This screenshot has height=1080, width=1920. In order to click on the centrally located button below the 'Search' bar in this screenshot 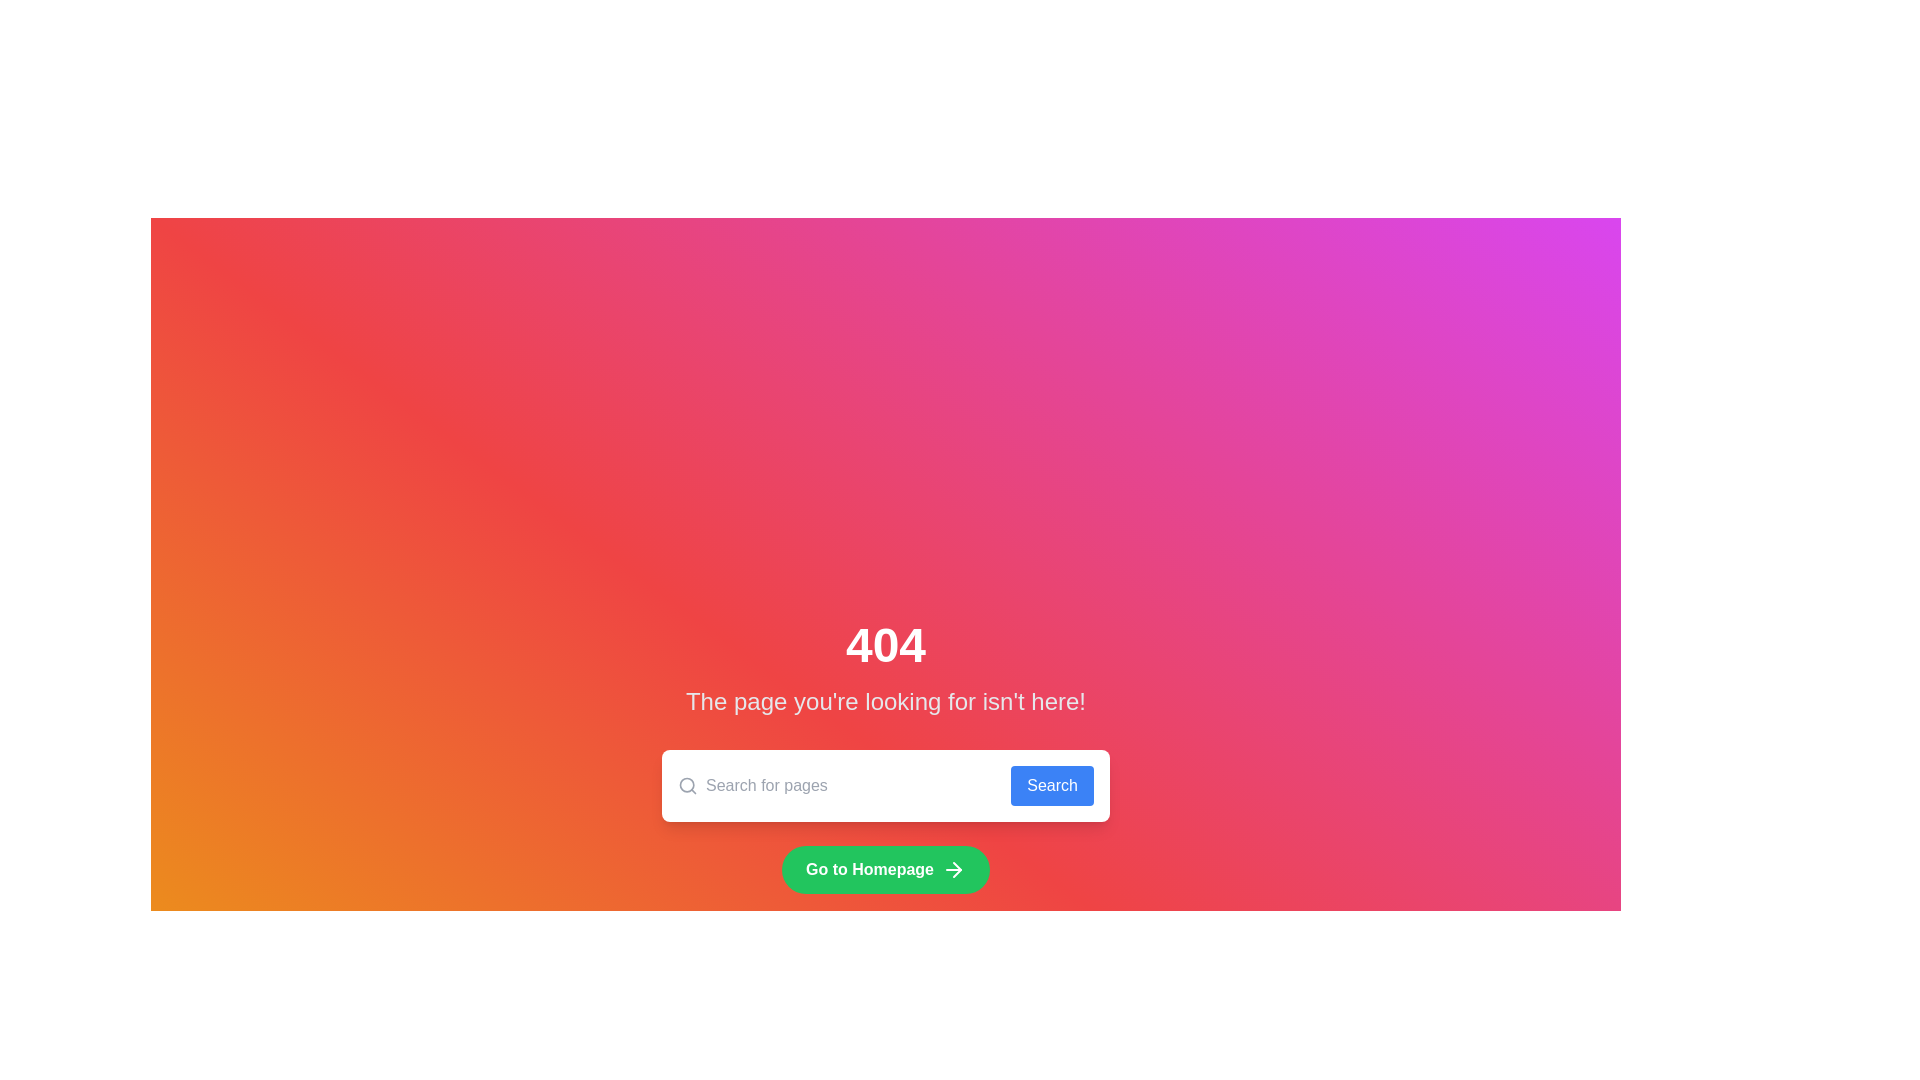, I will do `click(885, 869)`.